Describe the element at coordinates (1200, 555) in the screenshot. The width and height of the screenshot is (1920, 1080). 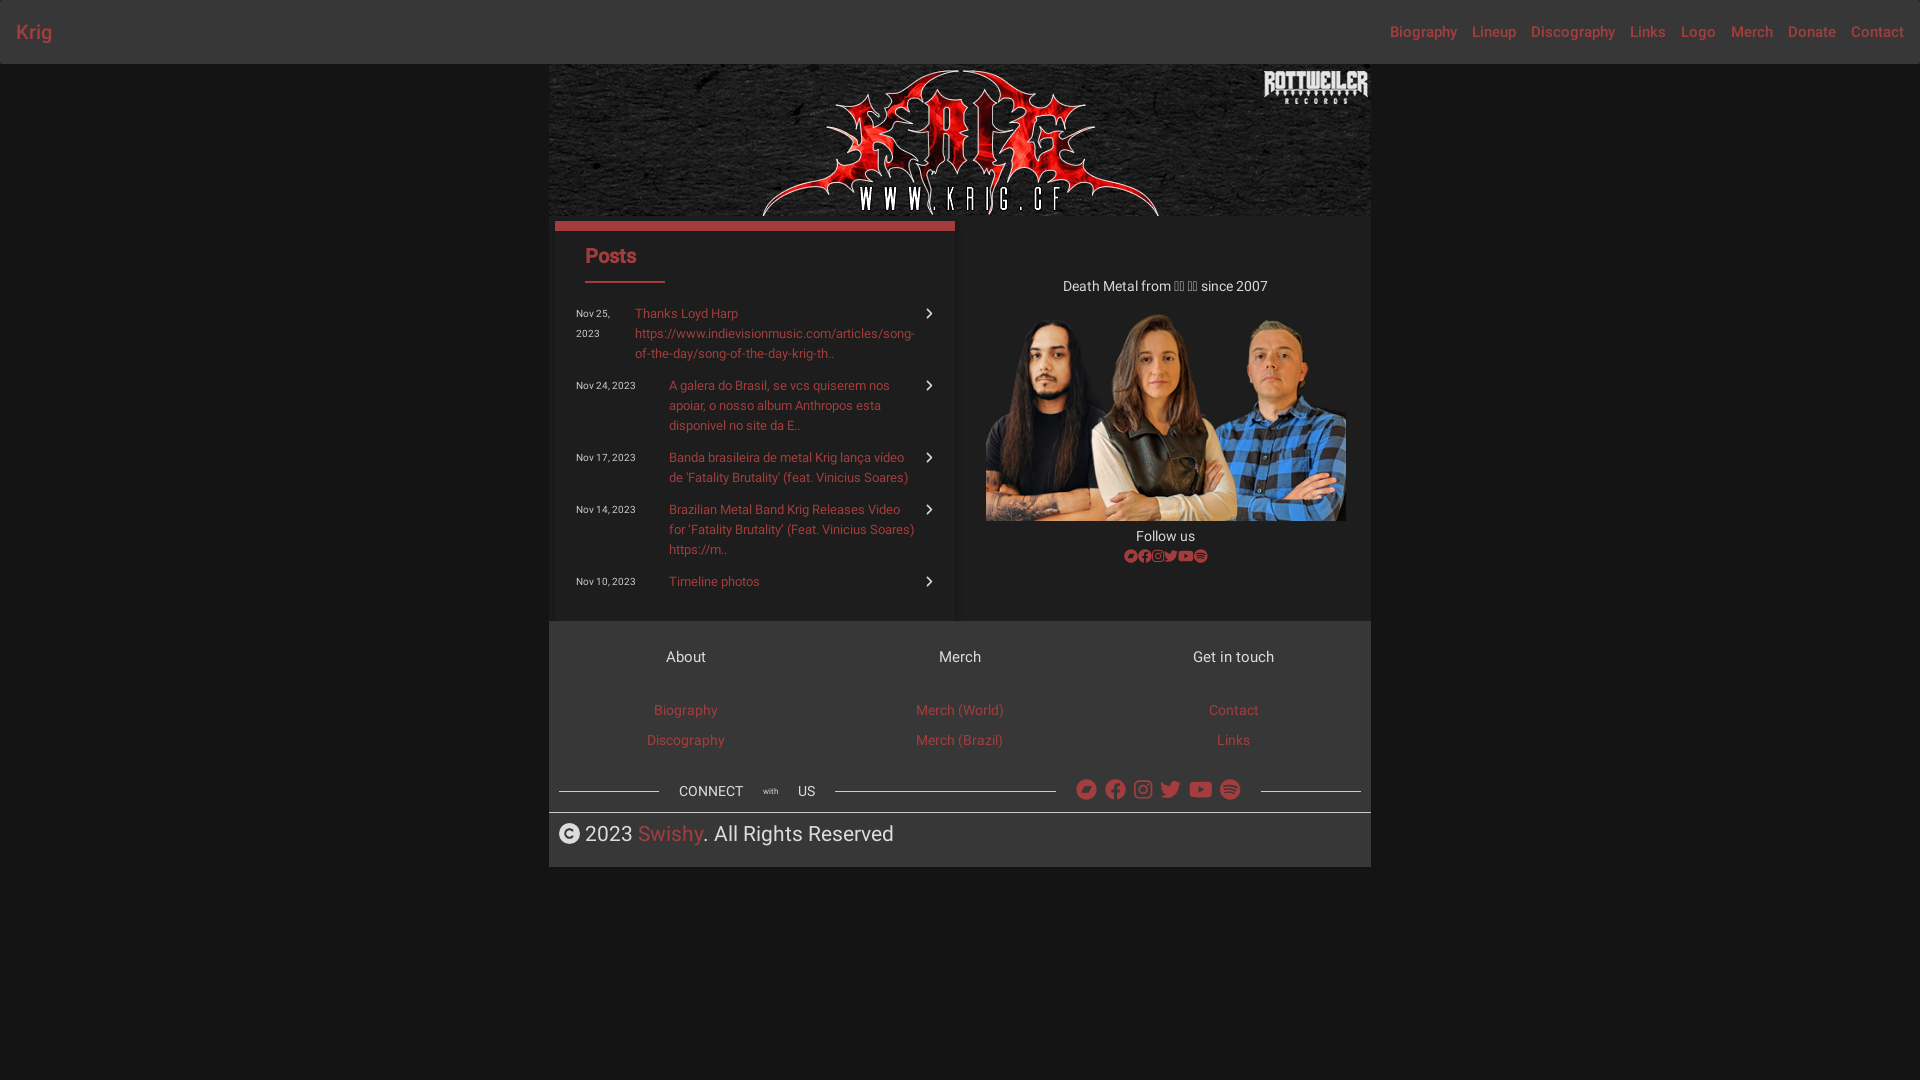
I see `'Spotify'` at that location.